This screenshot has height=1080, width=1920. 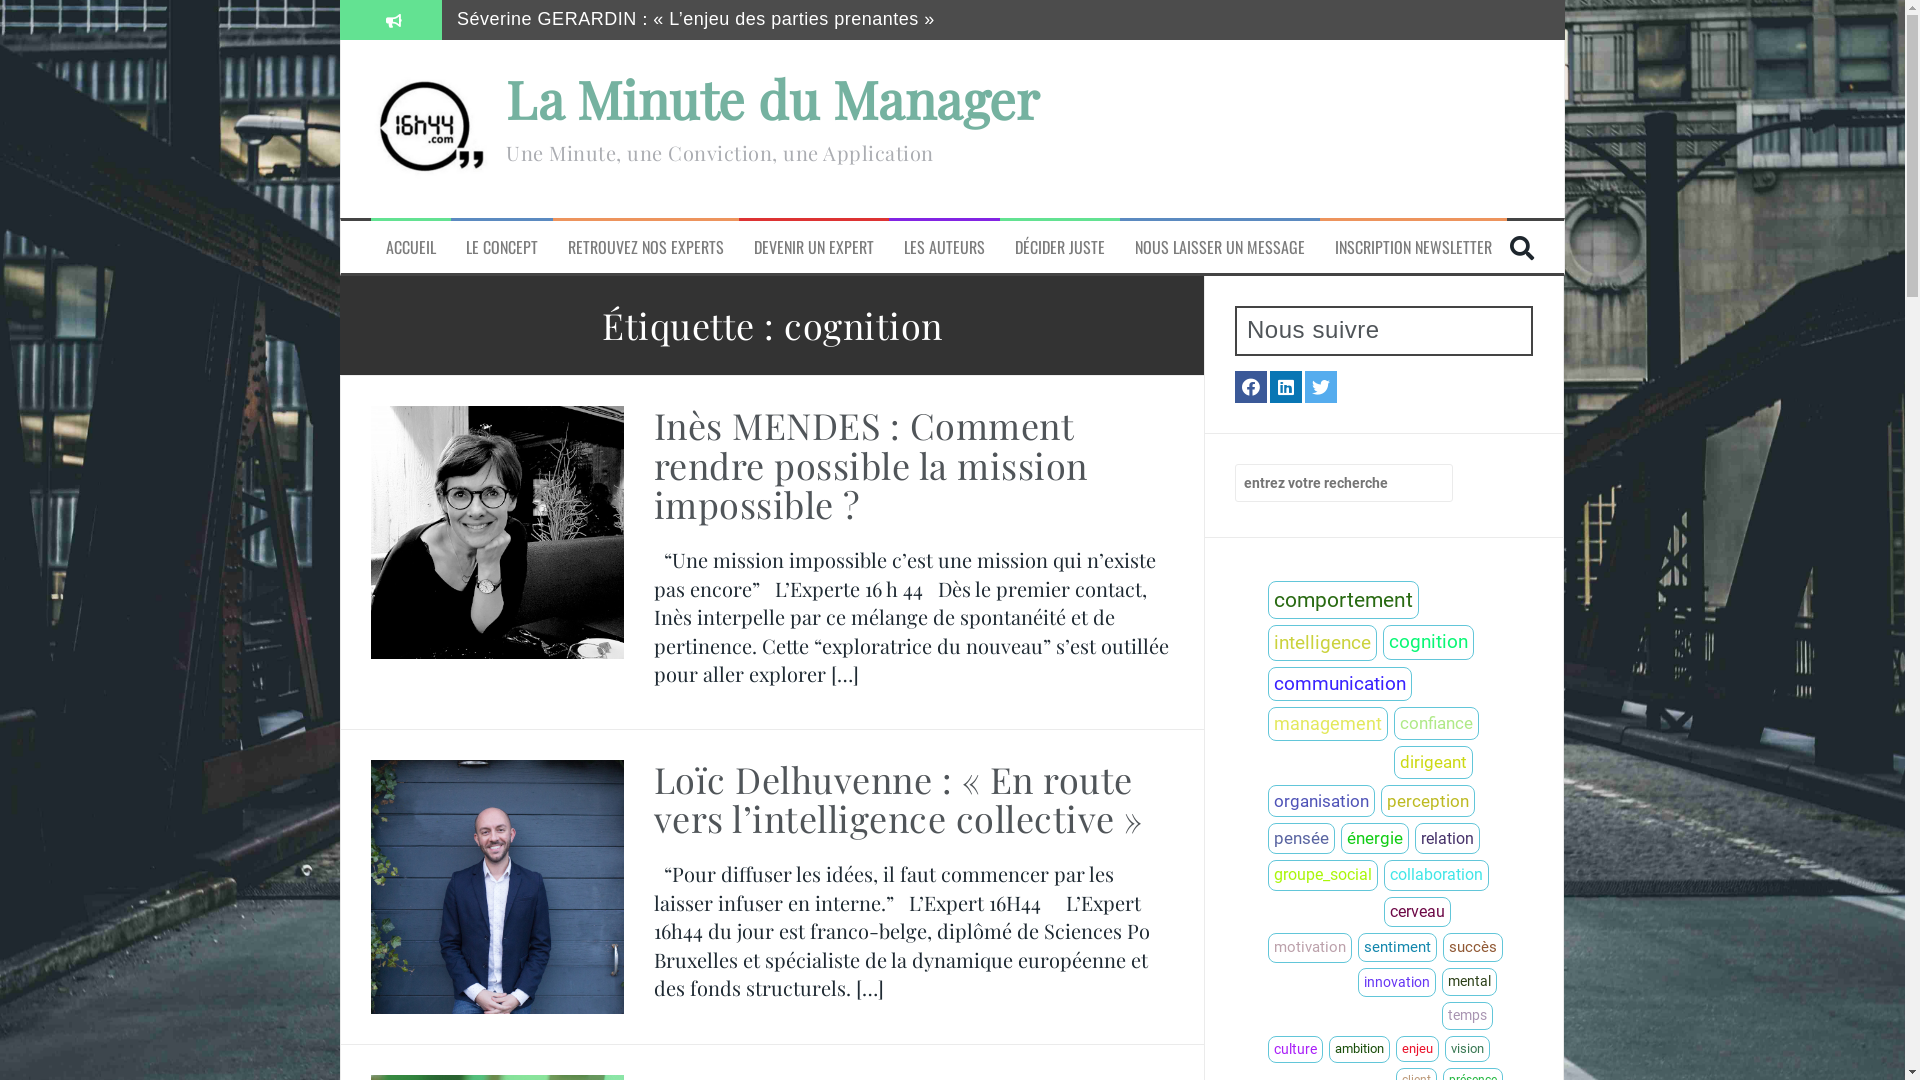 What do you see at coordinates (1310, 947) in the screenshot?
I see `'motivation'` at bounding box center [1310, 947].